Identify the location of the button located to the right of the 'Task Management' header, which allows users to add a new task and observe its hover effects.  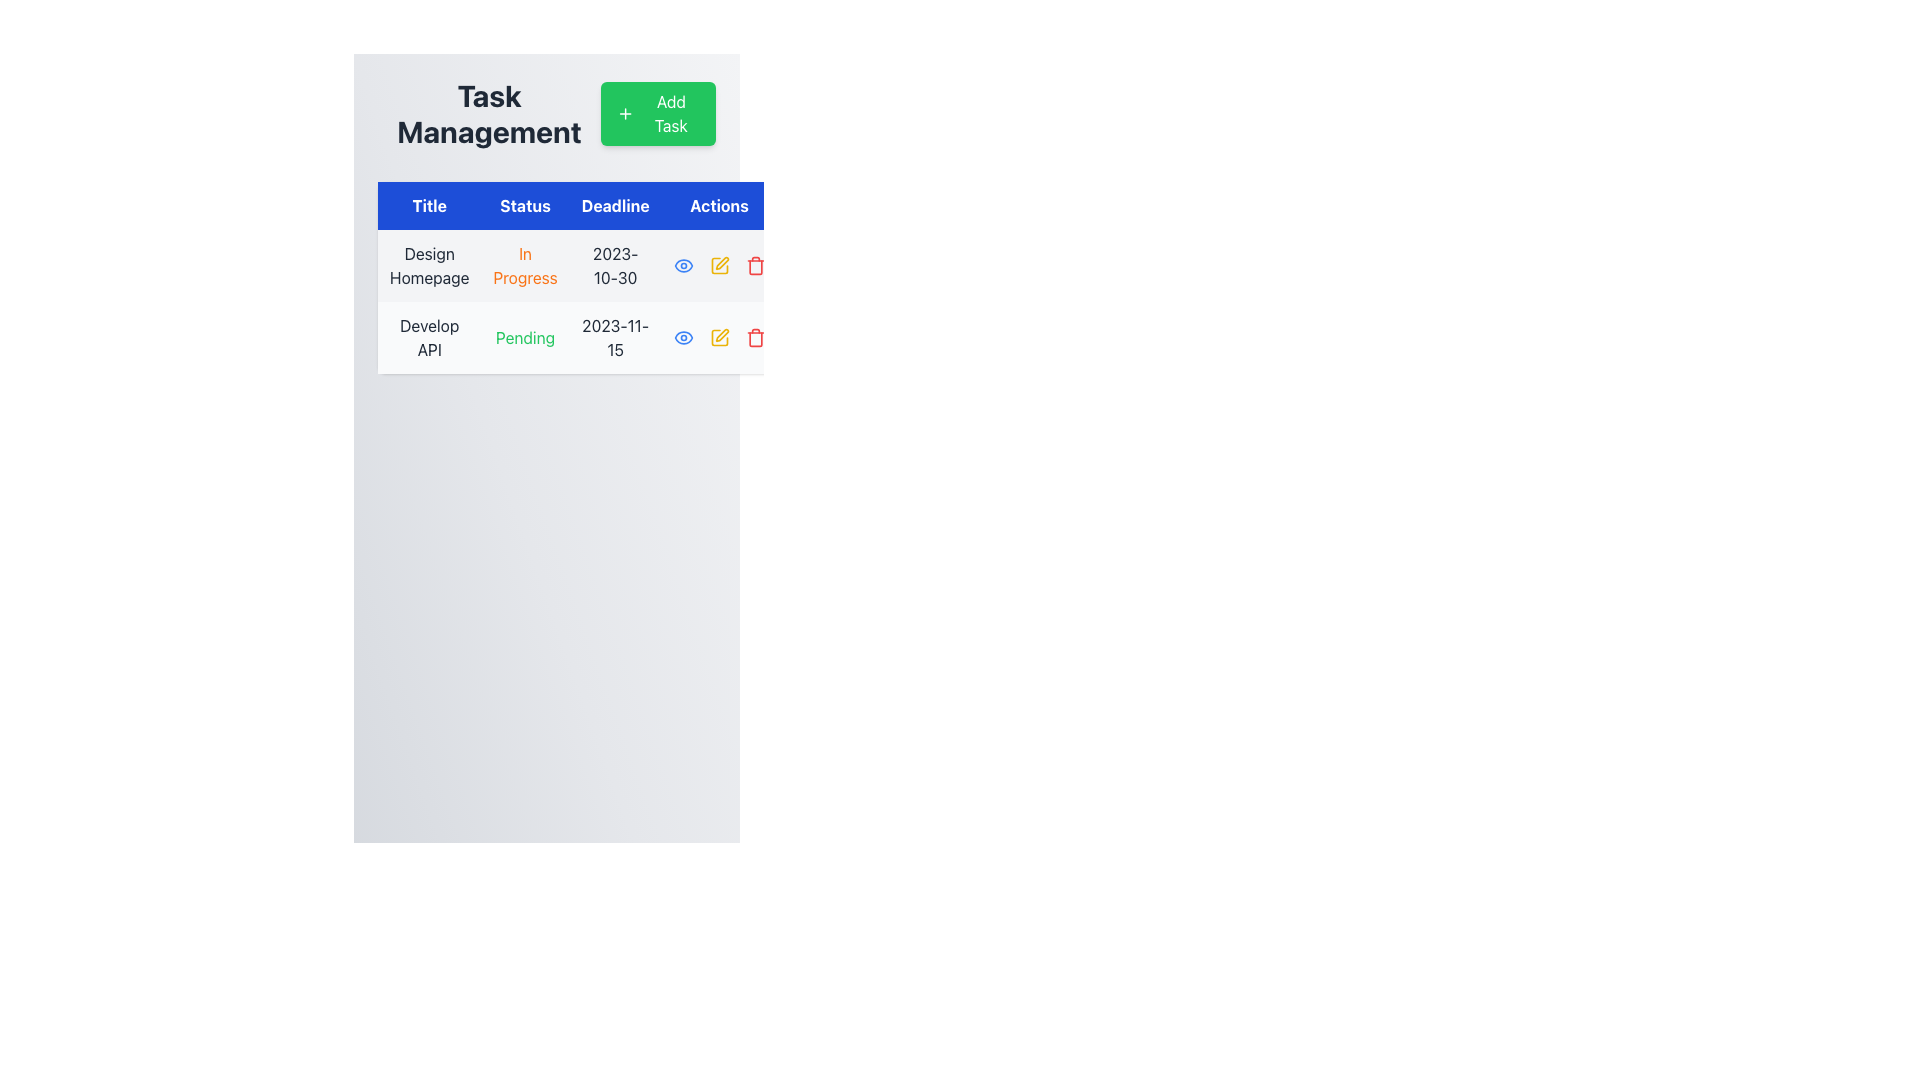
(658, 114).